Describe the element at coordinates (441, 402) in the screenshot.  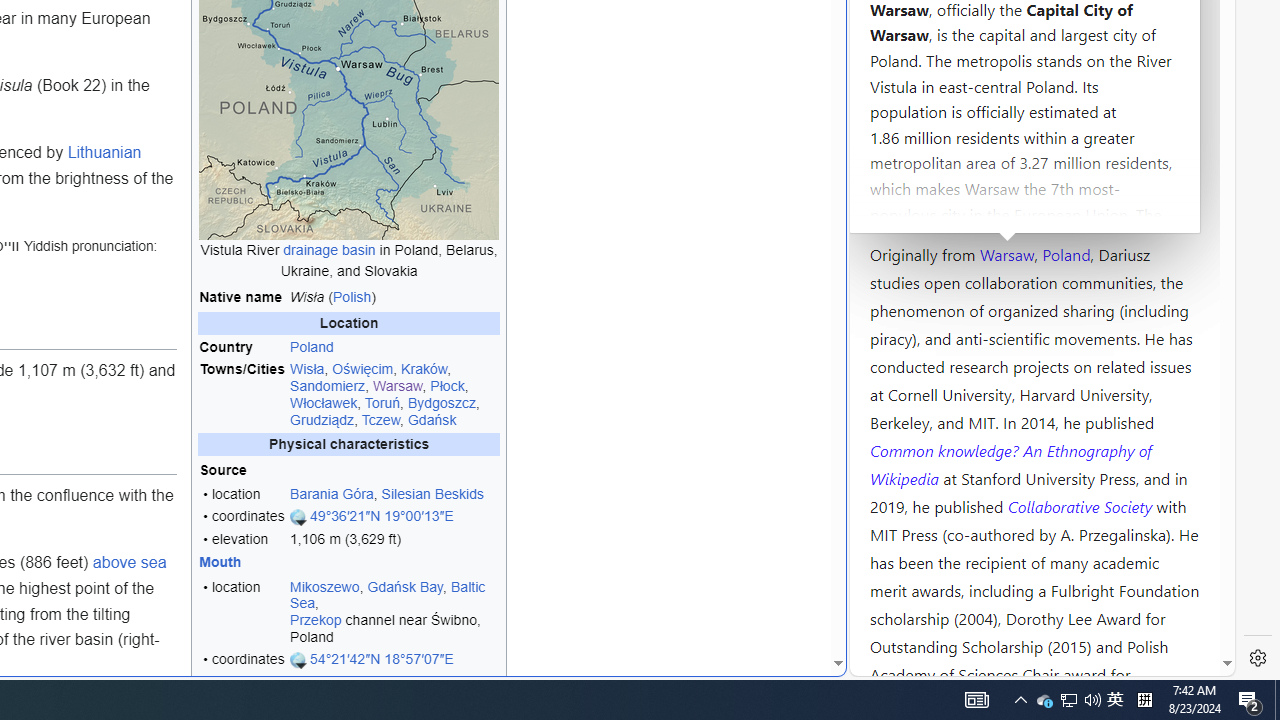
I see `'Bydgoszcz'` at that location.